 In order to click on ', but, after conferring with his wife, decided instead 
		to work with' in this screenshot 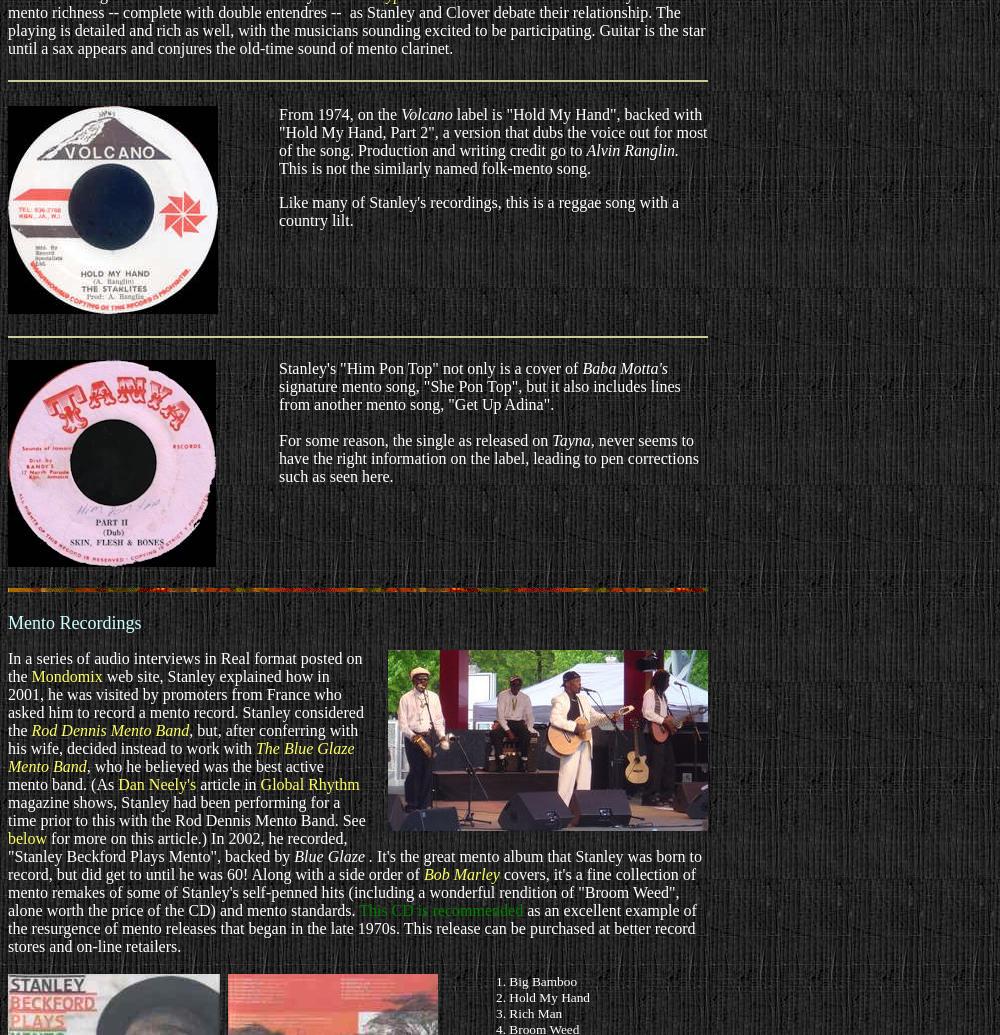, I will do `click(8, 738)`.